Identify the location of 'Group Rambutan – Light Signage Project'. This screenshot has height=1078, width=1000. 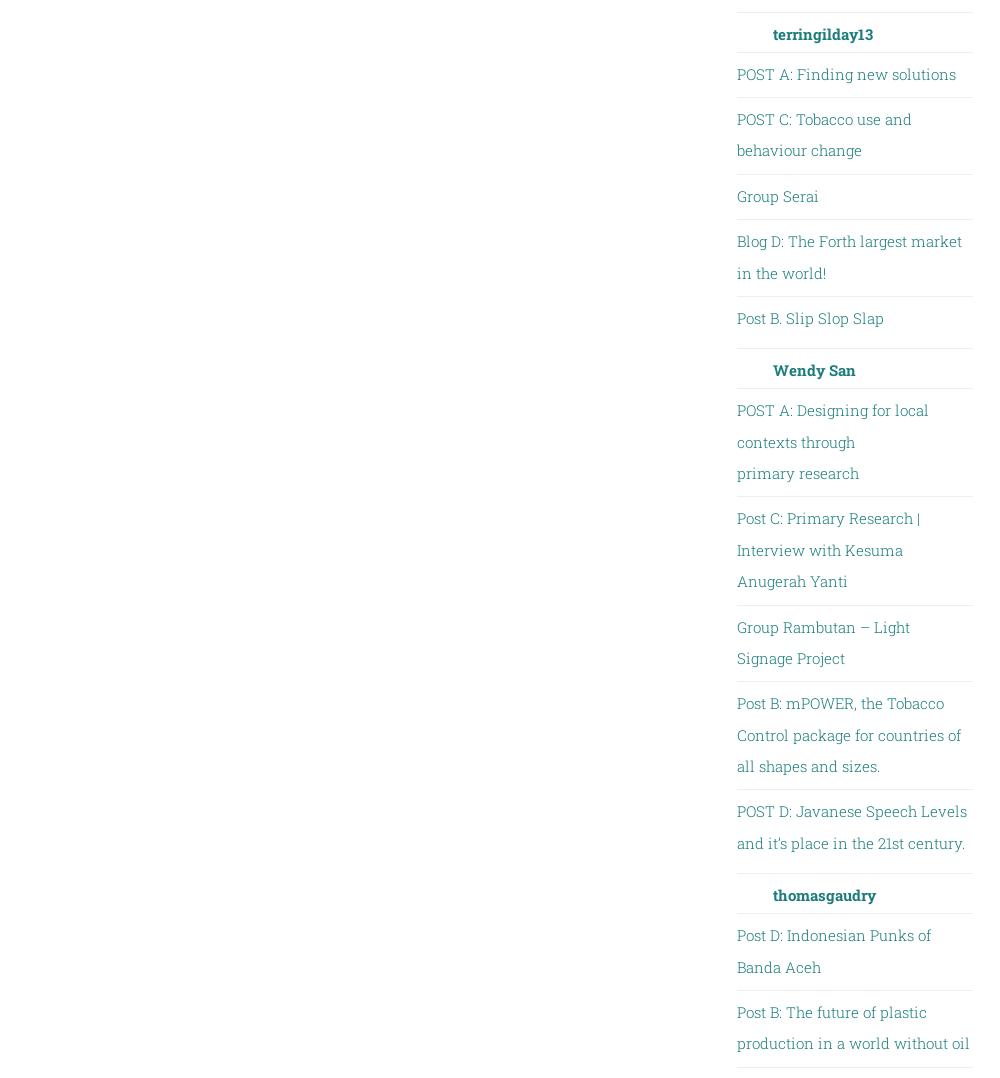
(821, 640).